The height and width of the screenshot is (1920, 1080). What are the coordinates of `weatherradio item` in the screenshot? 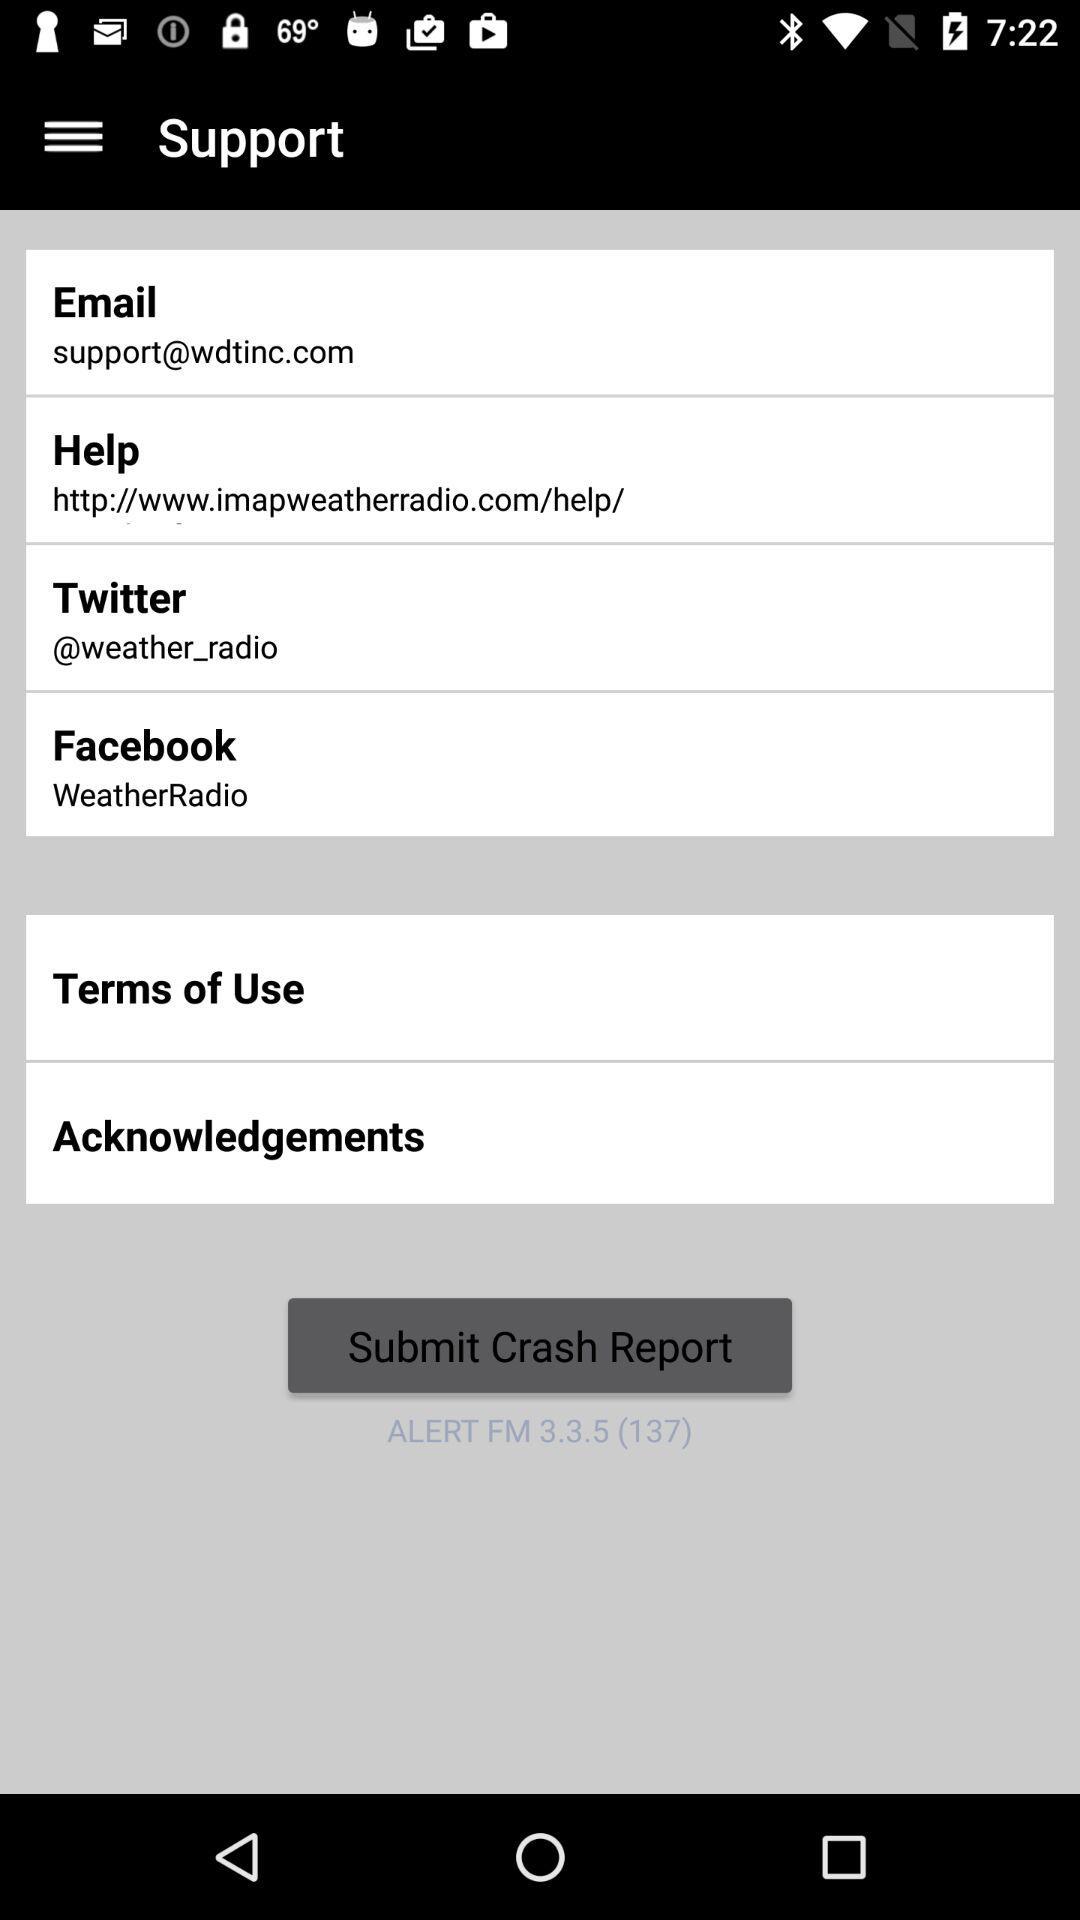 It's located at (356, 795).